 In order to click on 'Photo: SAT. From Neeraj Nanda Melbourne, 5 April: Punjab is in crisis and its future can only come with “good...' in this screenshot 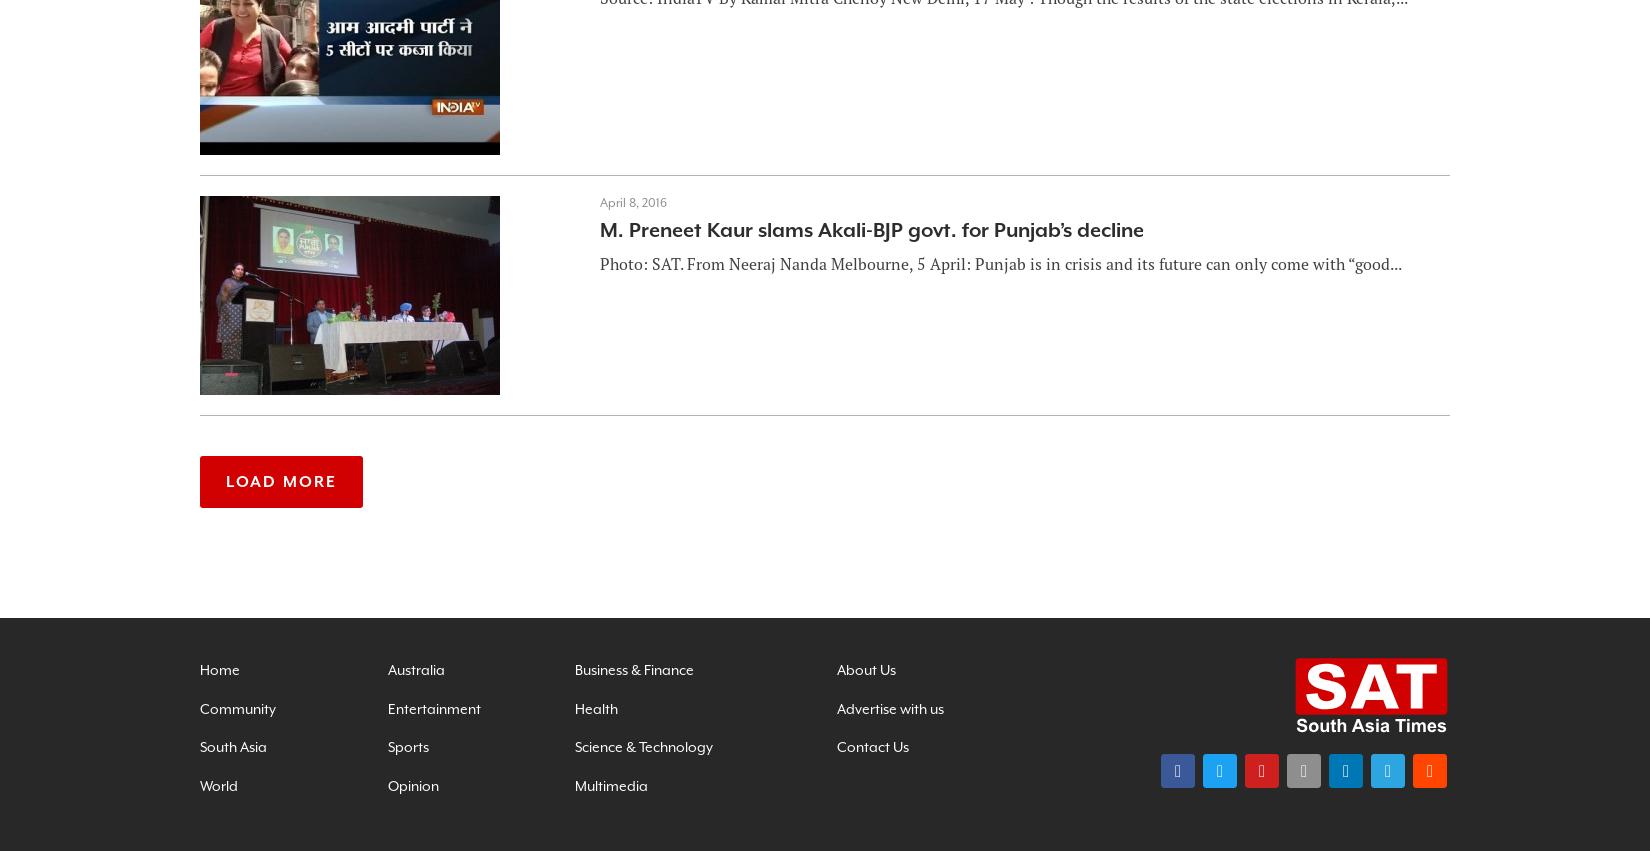, I will do `click(1000, 261)`.